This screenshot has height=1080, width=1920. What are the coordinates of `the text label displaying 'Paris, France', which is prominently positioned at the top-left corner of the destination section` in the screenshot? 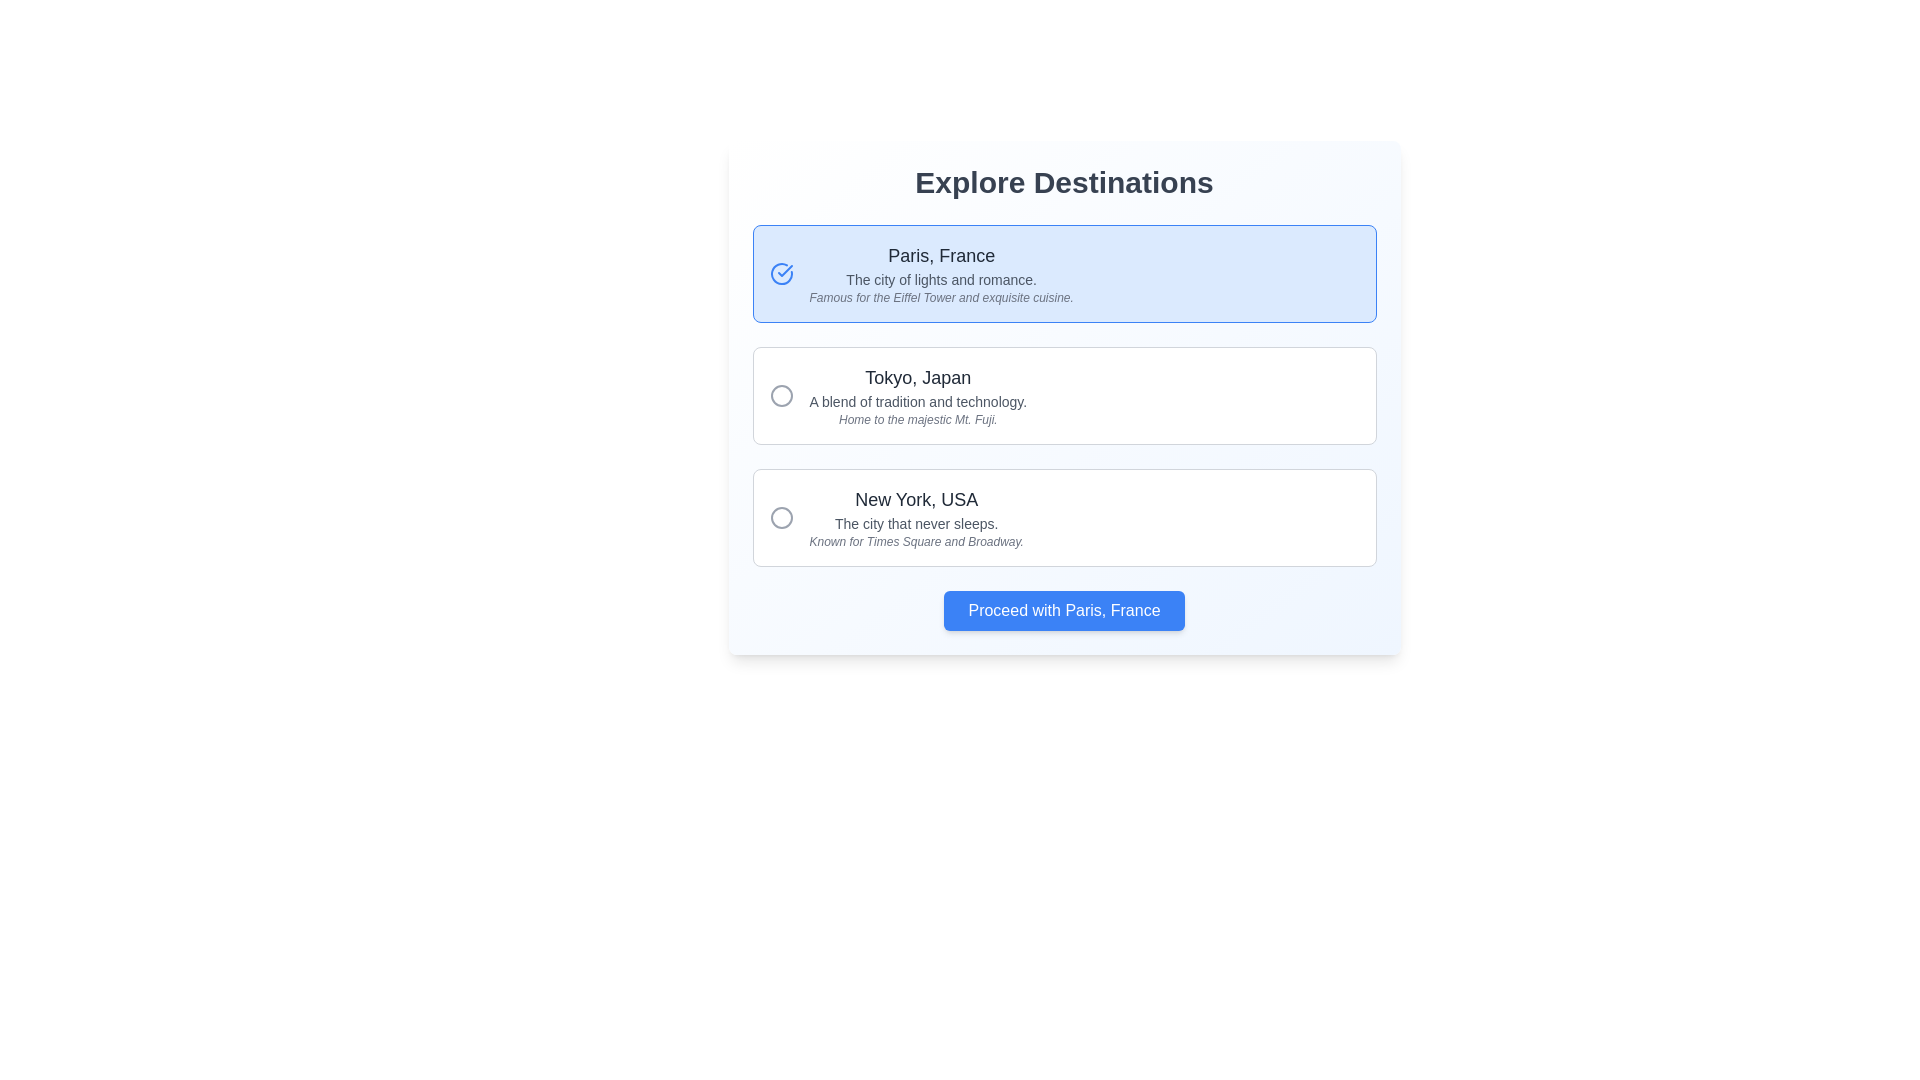 It's located at (940, 254).